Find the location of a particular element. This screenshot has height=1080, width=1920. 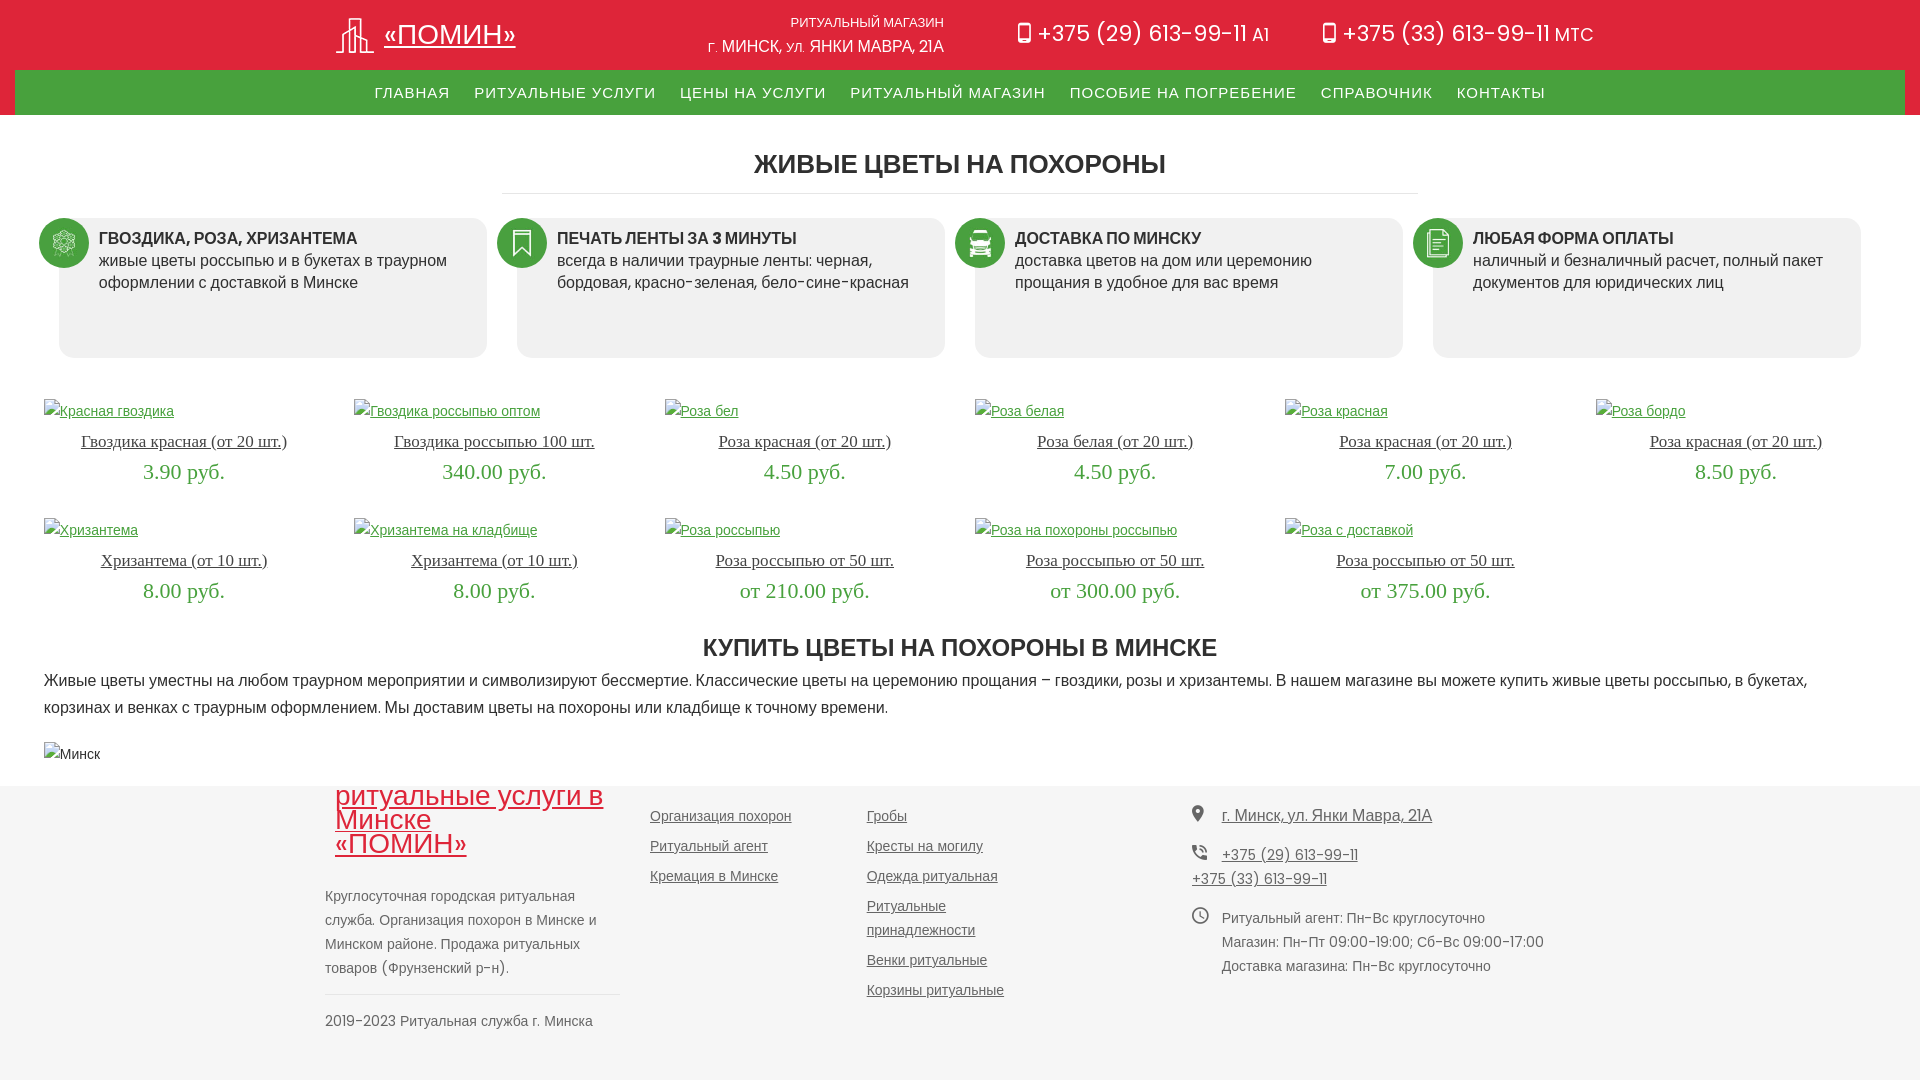

'+375 (33) 613-99-11 MTC' is located at coordinates (1458, 33).